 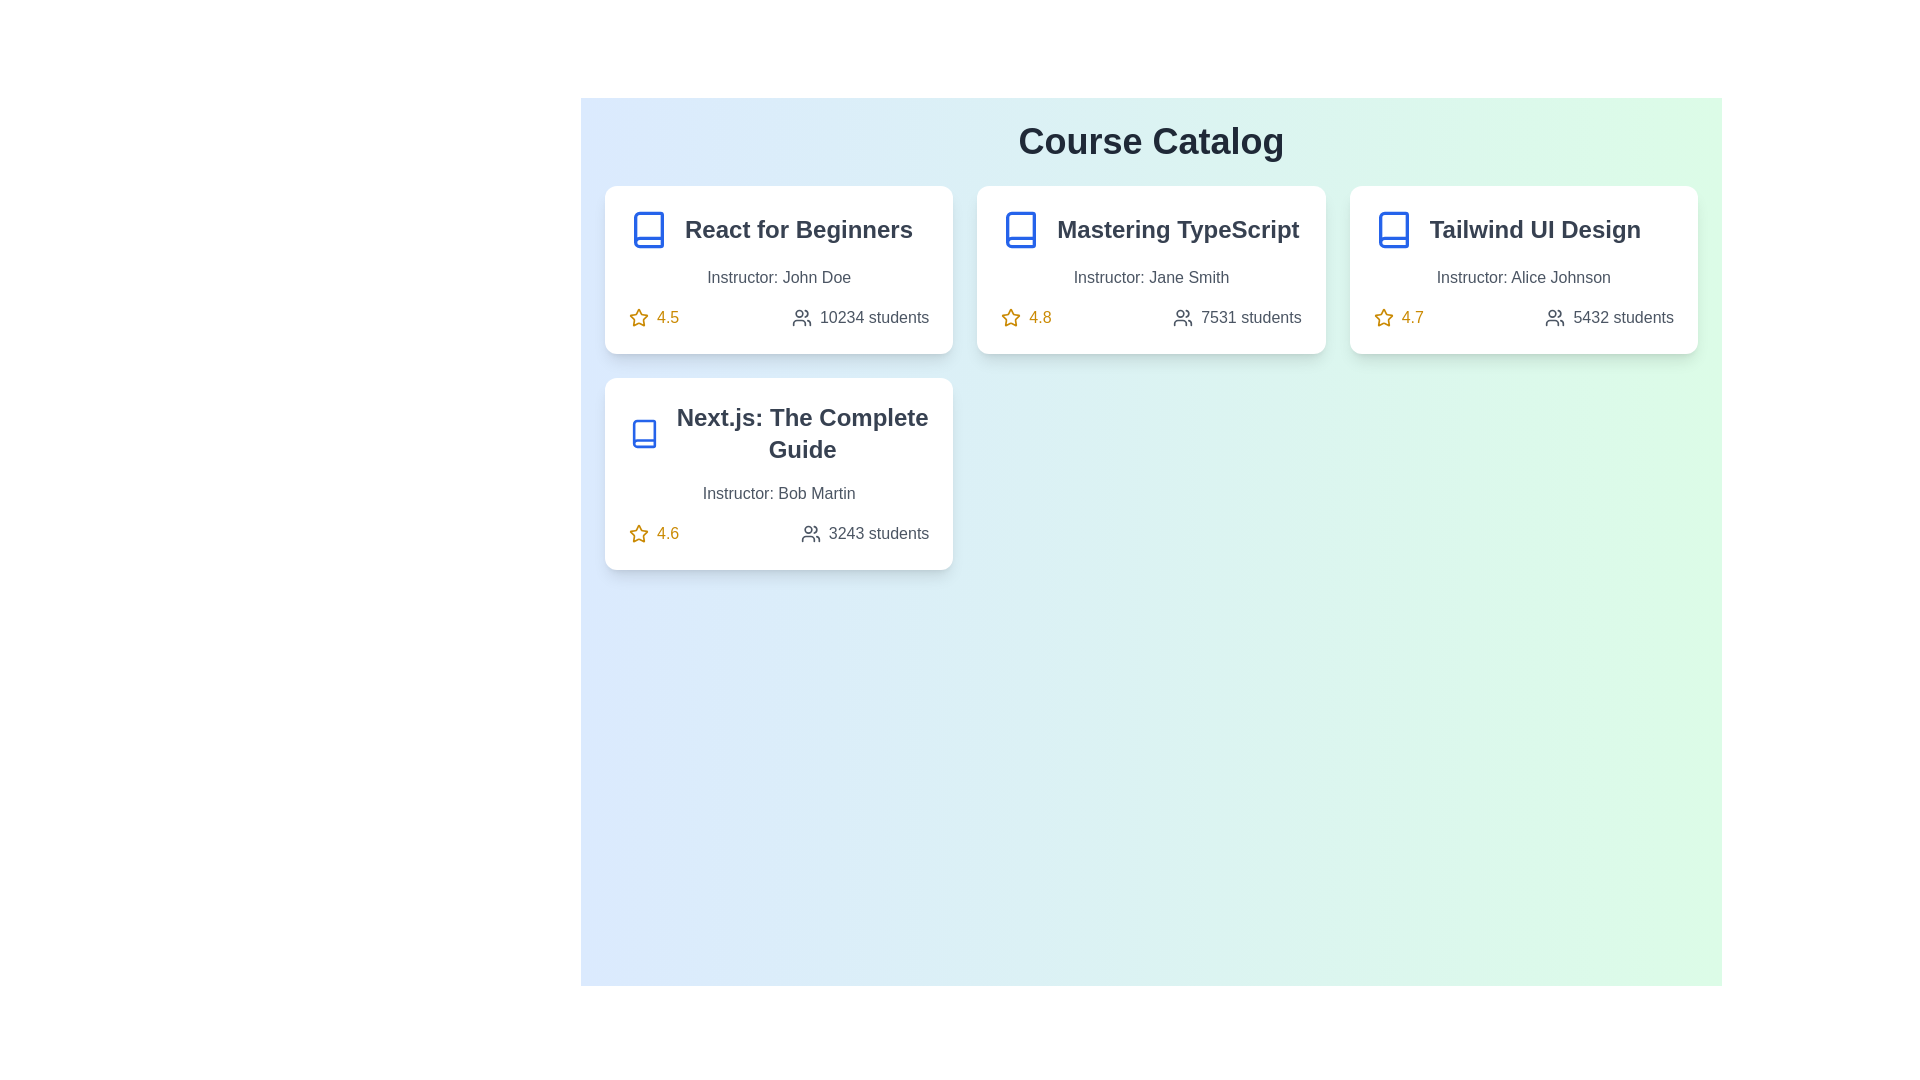 What do you see at coordinates (798, 229) in the screenshot?
I see `the text label displaying 'React for Beginners' which is styled with a large and bold font in dark gray, located in the top-left card of the grid layout` at bounding box center [798, 229].